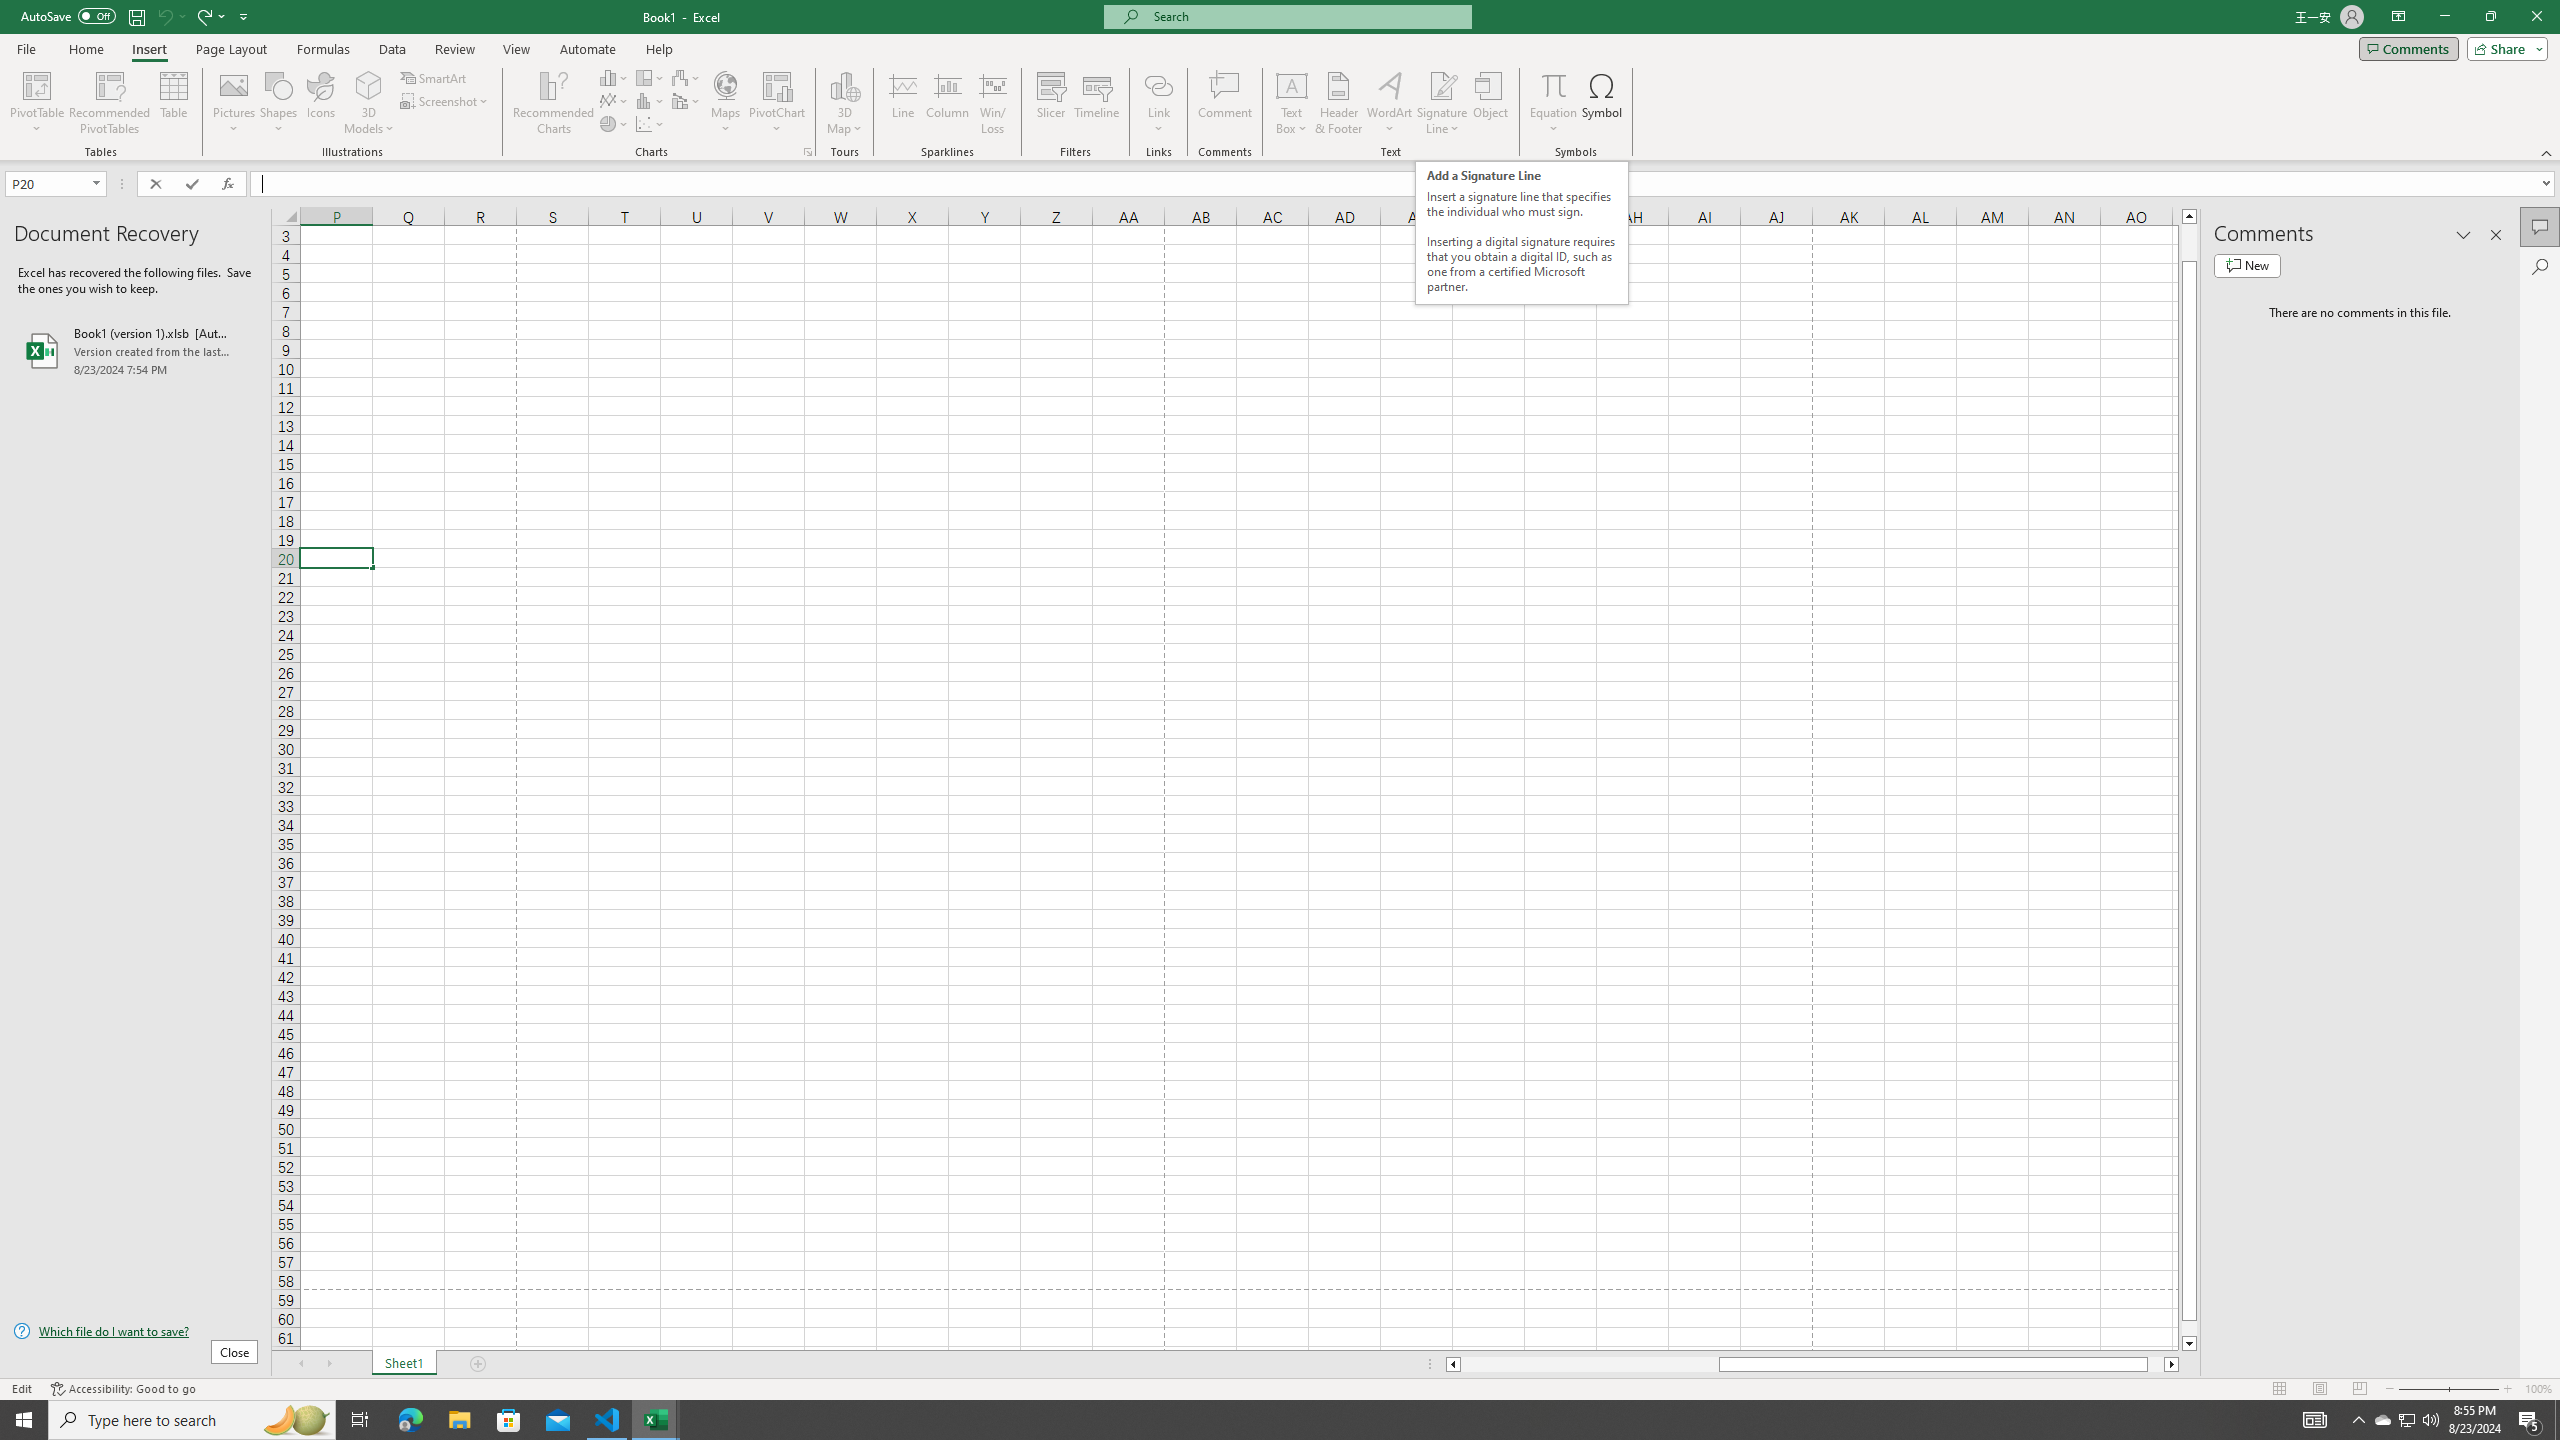 This screenshot has height=1440, width=2560. I want to click on 'Shapes', so click(278, 103).